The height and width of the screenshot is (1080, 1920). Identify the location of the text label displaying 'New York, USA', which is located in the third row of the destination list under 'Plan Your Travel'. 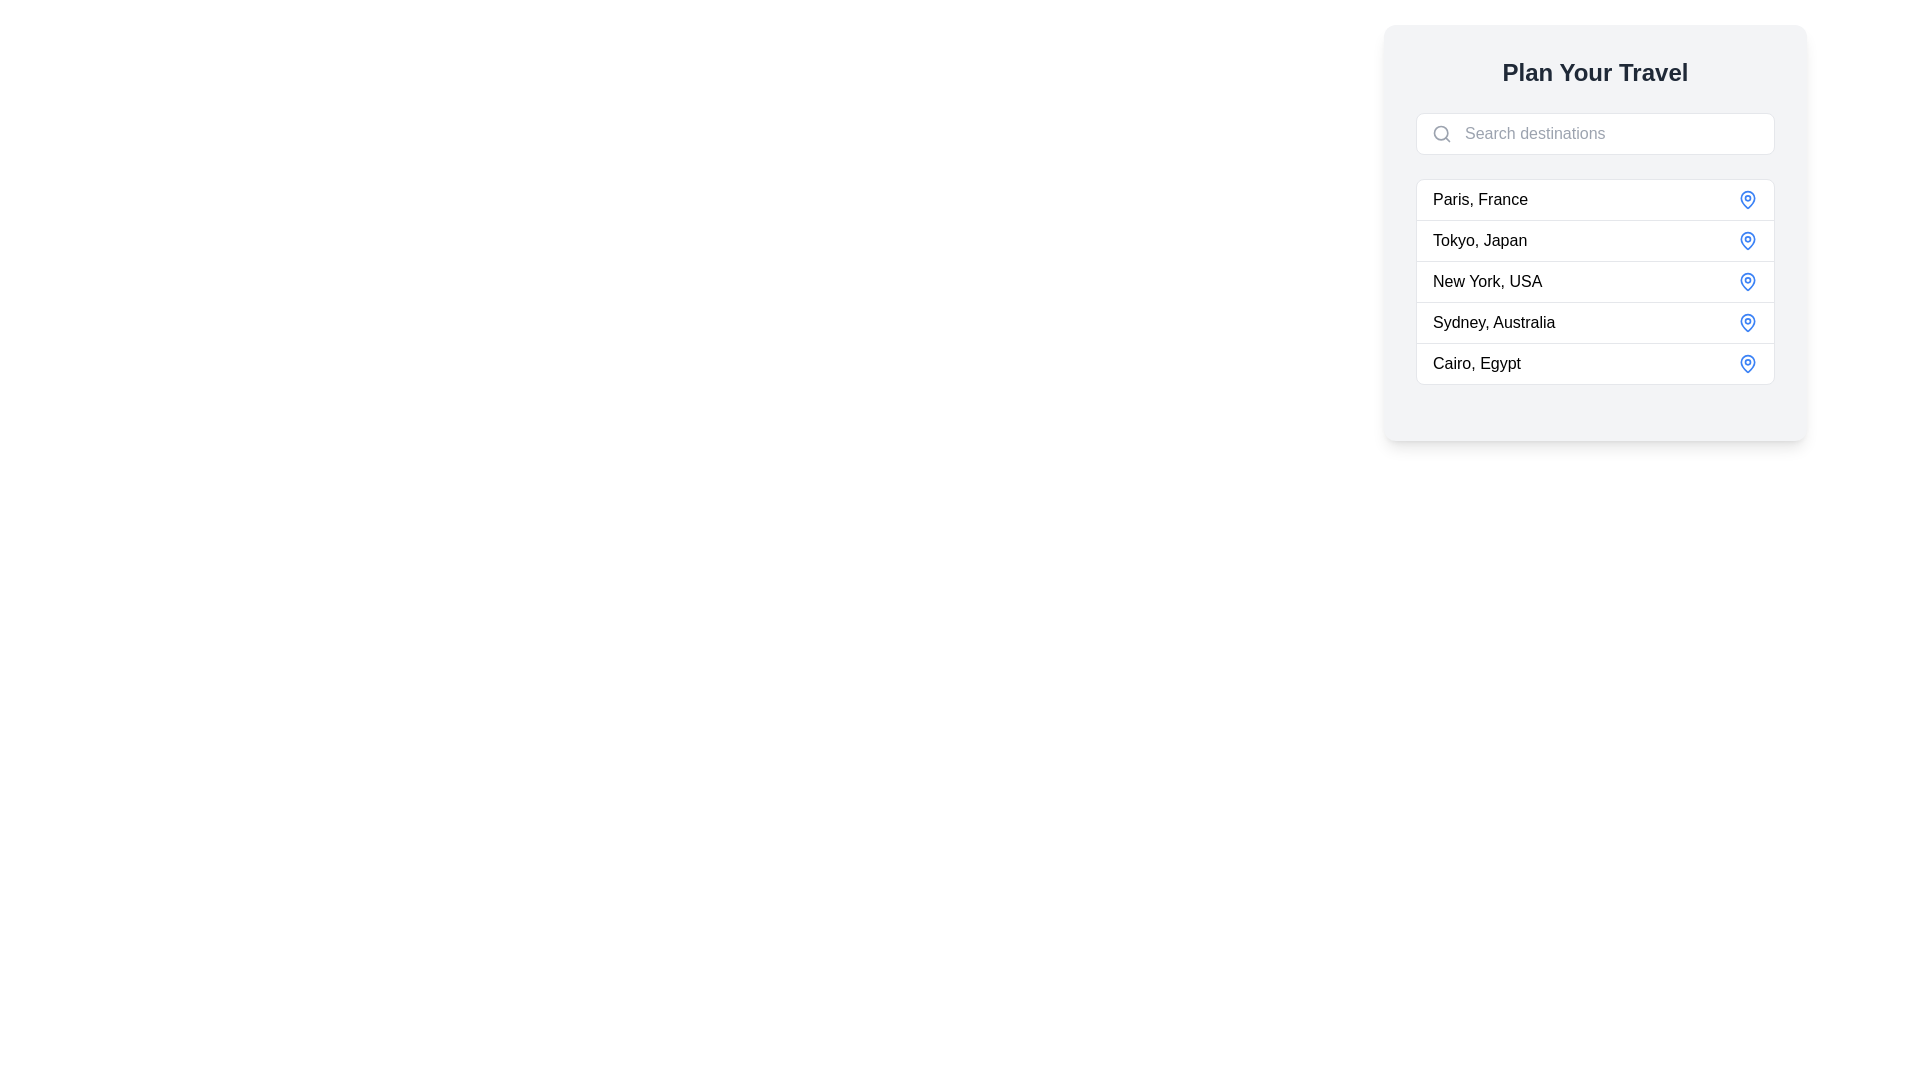
(1487, 281).